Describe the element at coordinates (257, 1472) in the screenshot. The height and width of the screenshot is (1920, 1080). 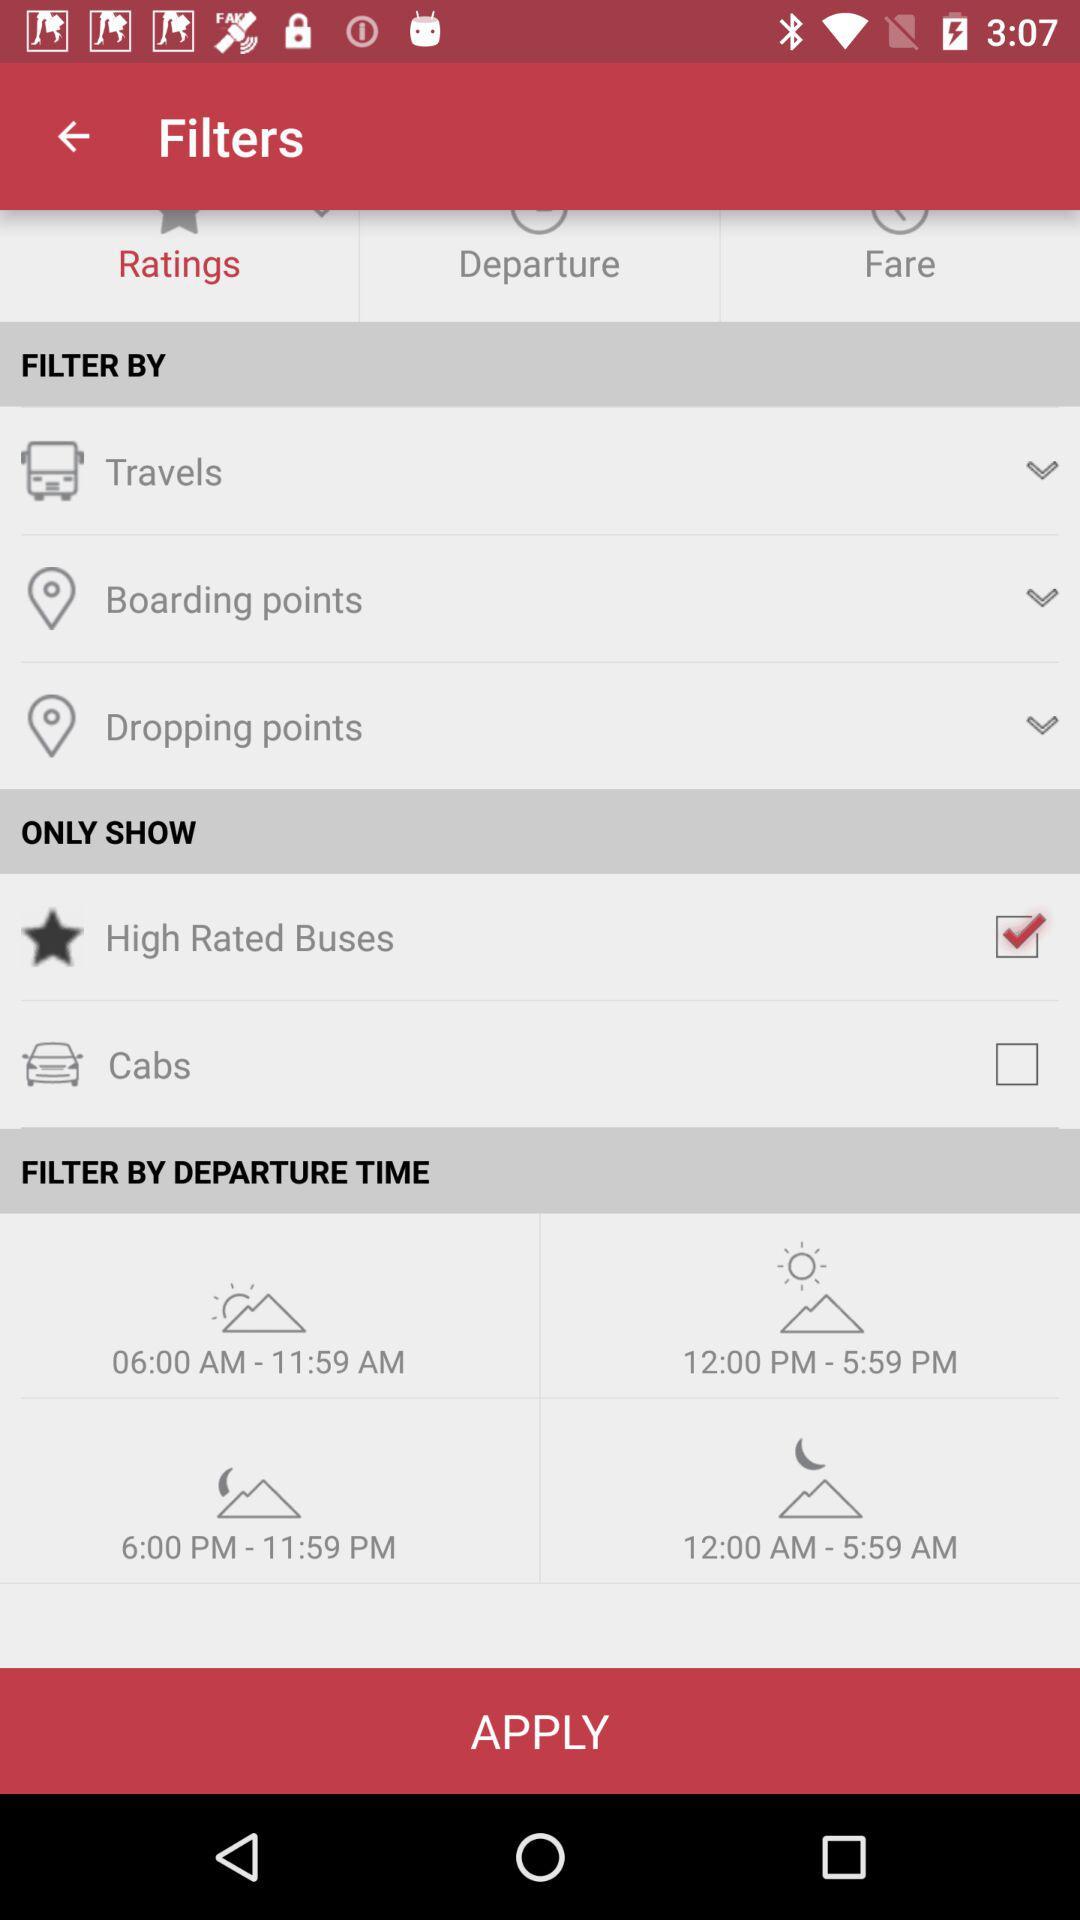
I see `filter by this time` at that location.